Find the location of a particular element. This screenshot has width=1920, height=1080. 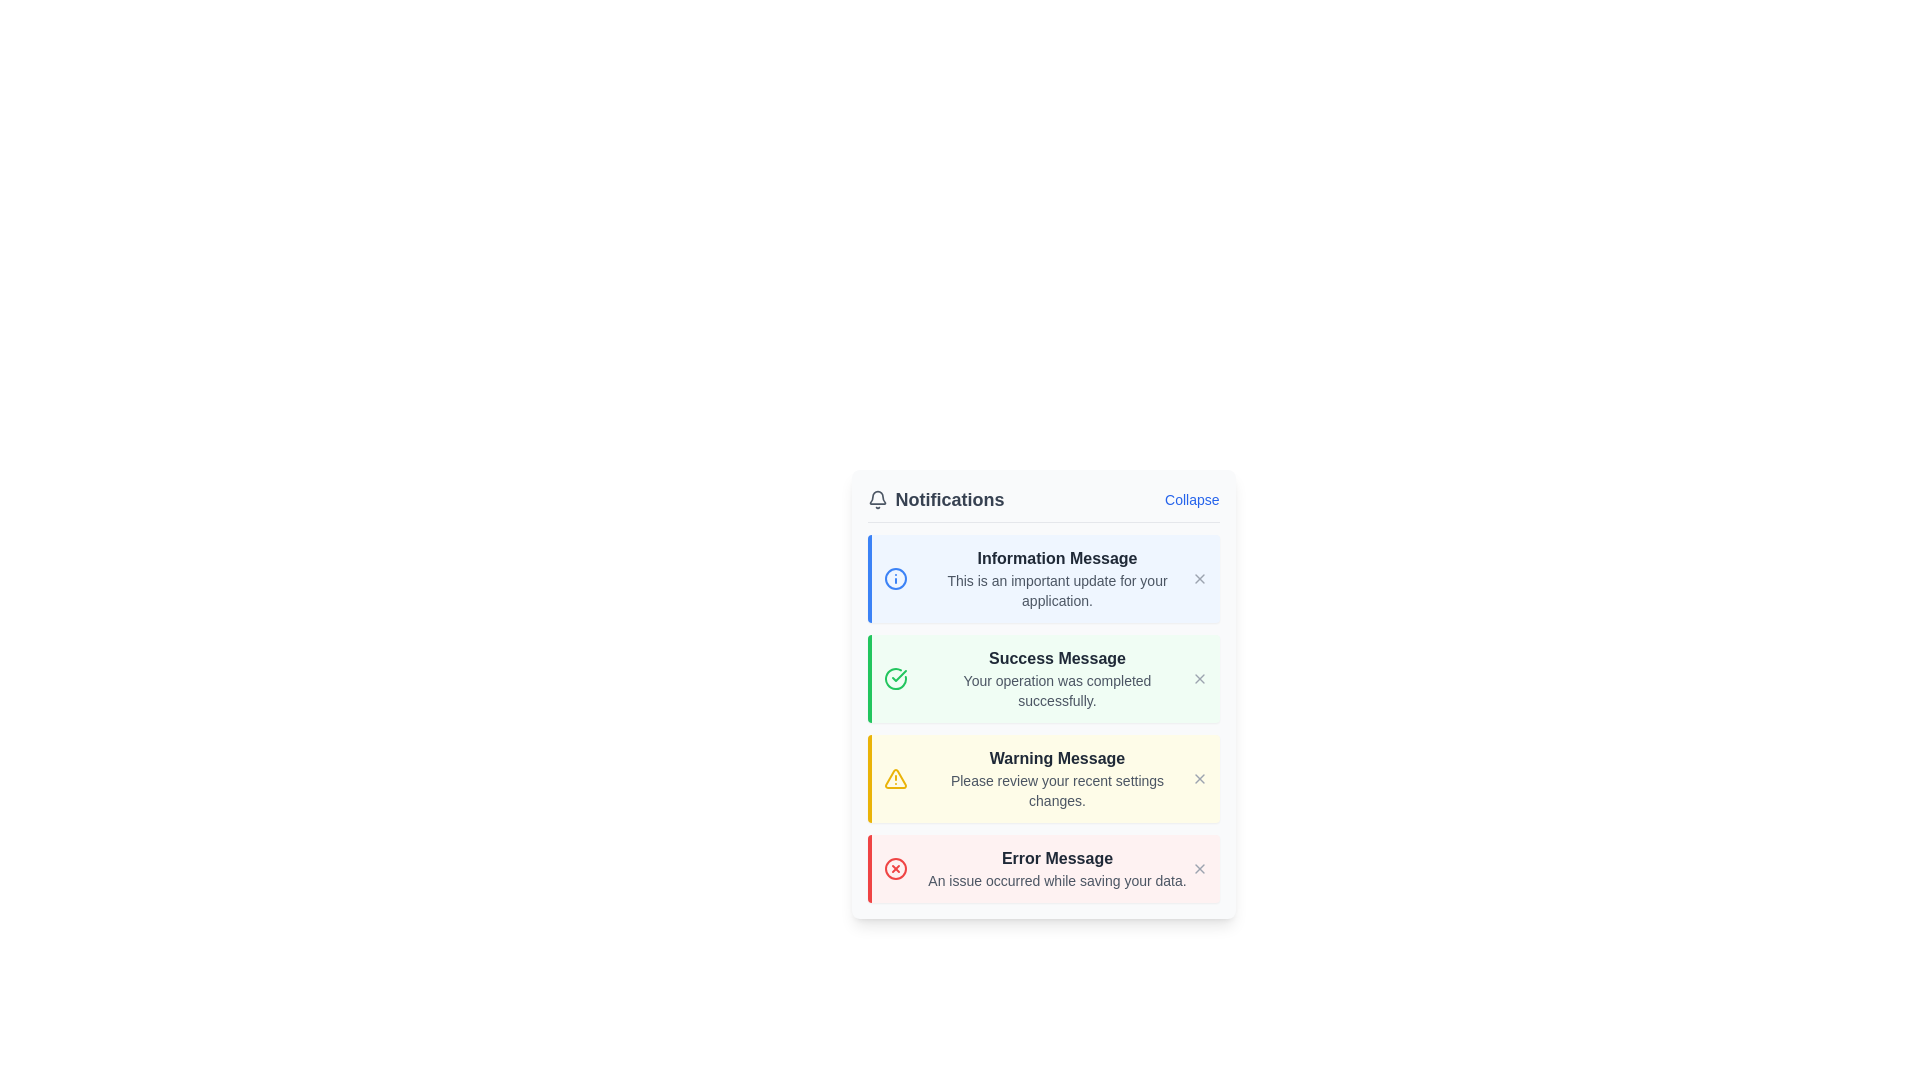

the notifications bell icon located in the notifications header bar for visual feedback is located at coordinates (877, 496).